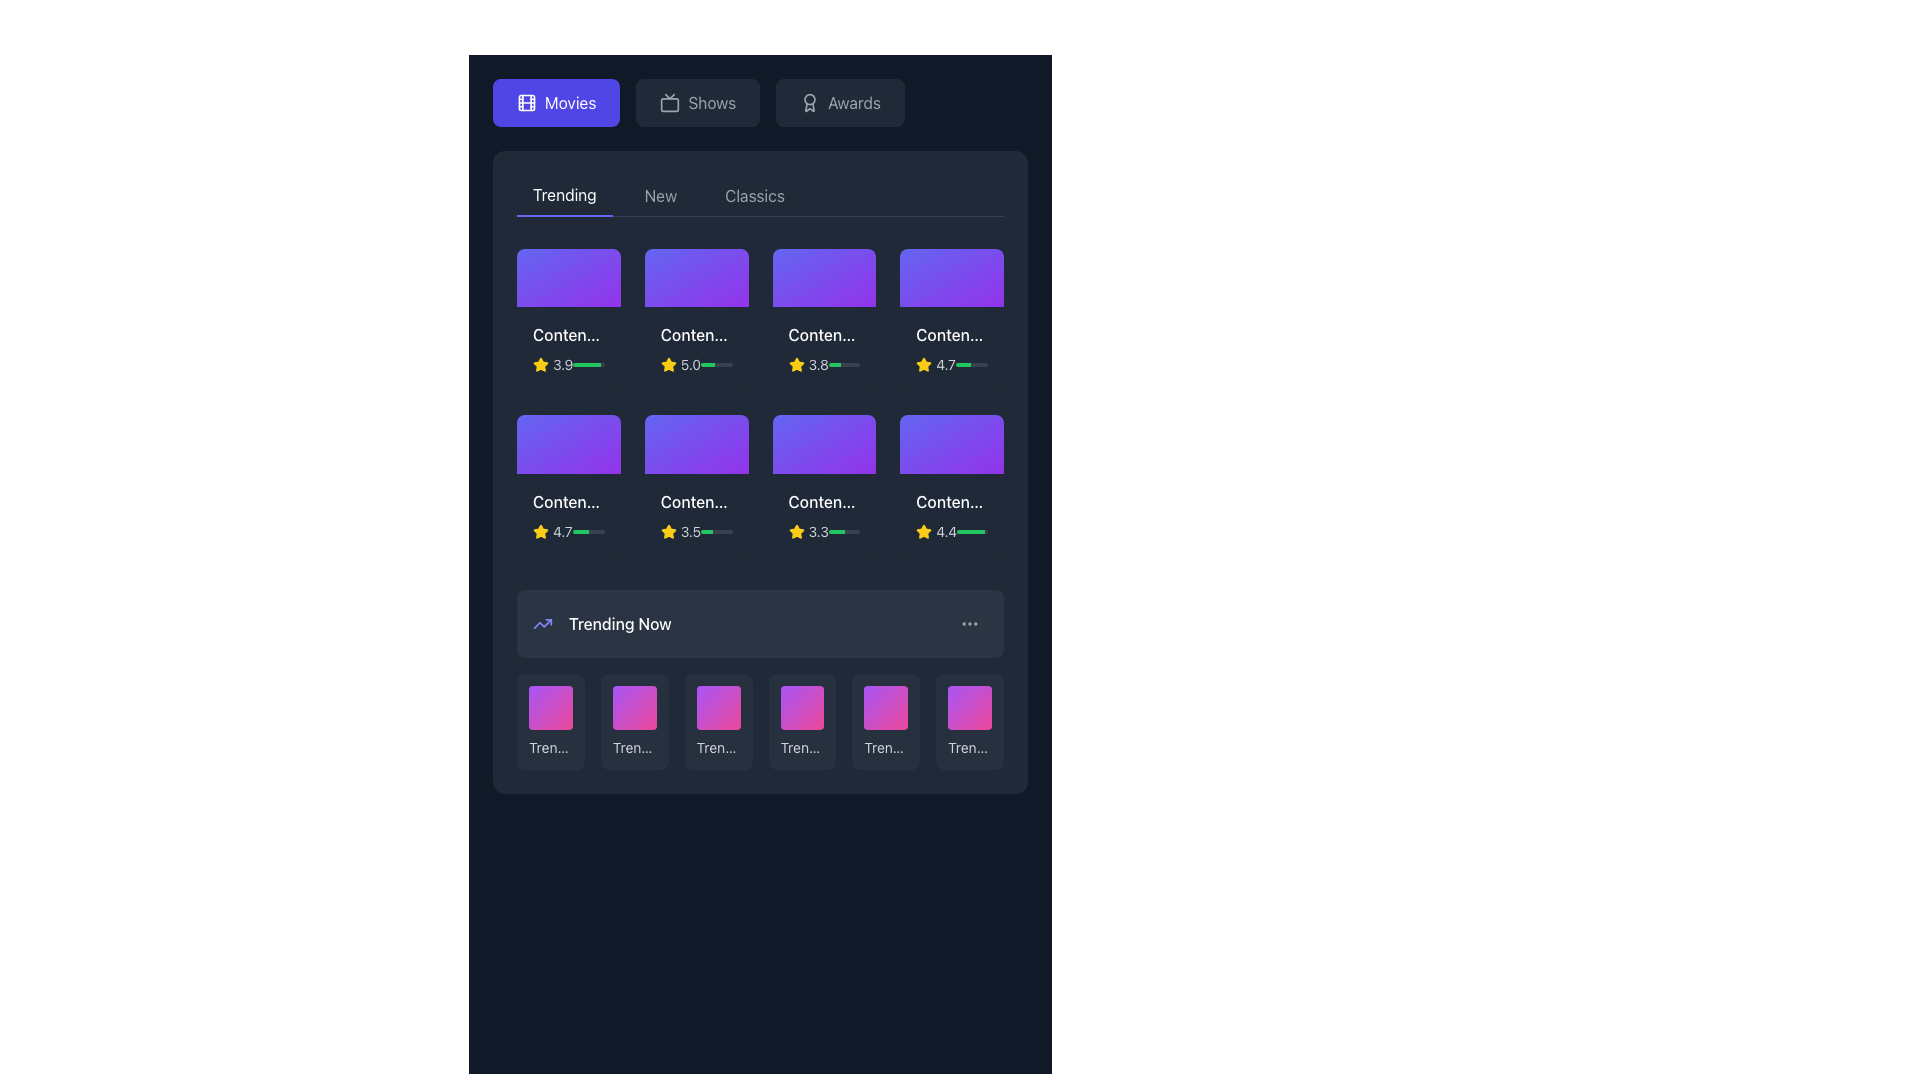  I want to click on the card labeled 'Content Title 7' located in the 'Trending' category subsection to interact with it, so click(824, 514).